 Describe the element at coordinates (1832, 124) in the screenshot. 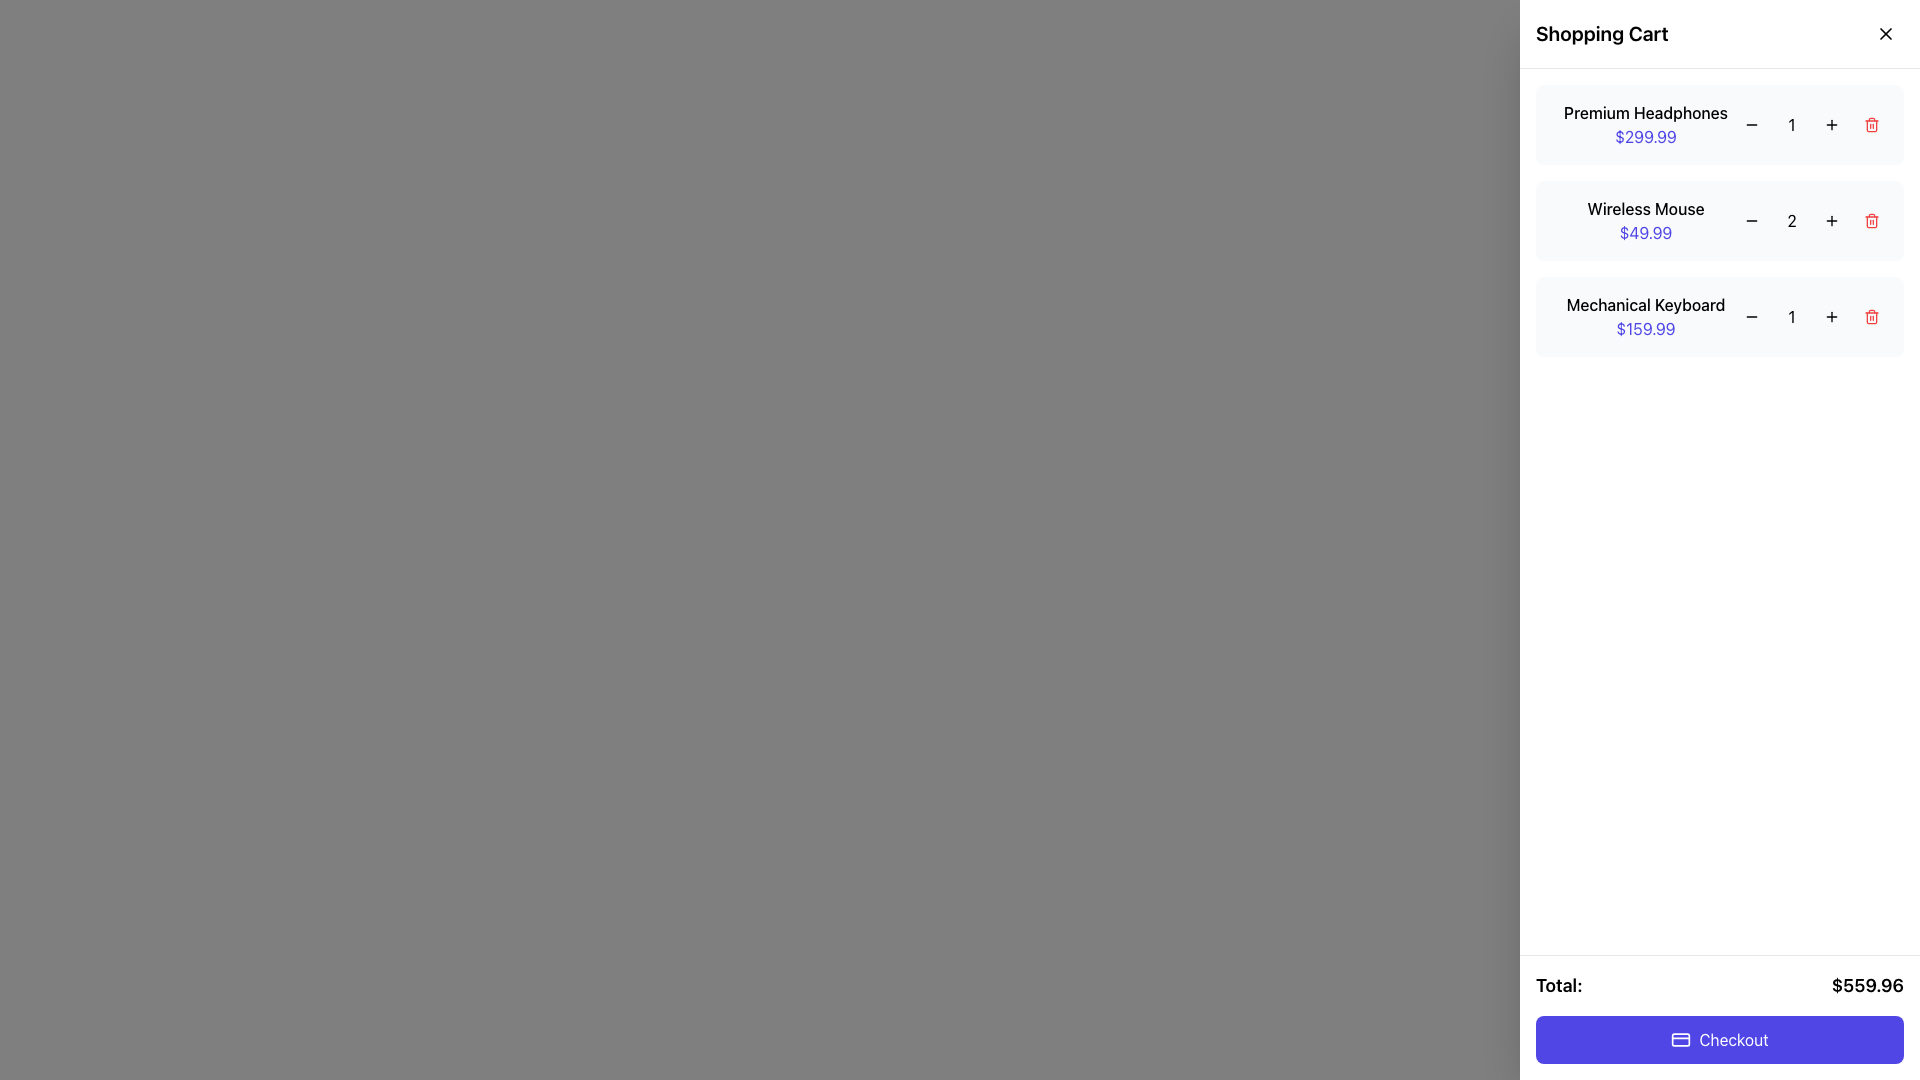

I see `the small circular button with a '+' icon in the item row labeled 'Premium Headphones'` at that location.